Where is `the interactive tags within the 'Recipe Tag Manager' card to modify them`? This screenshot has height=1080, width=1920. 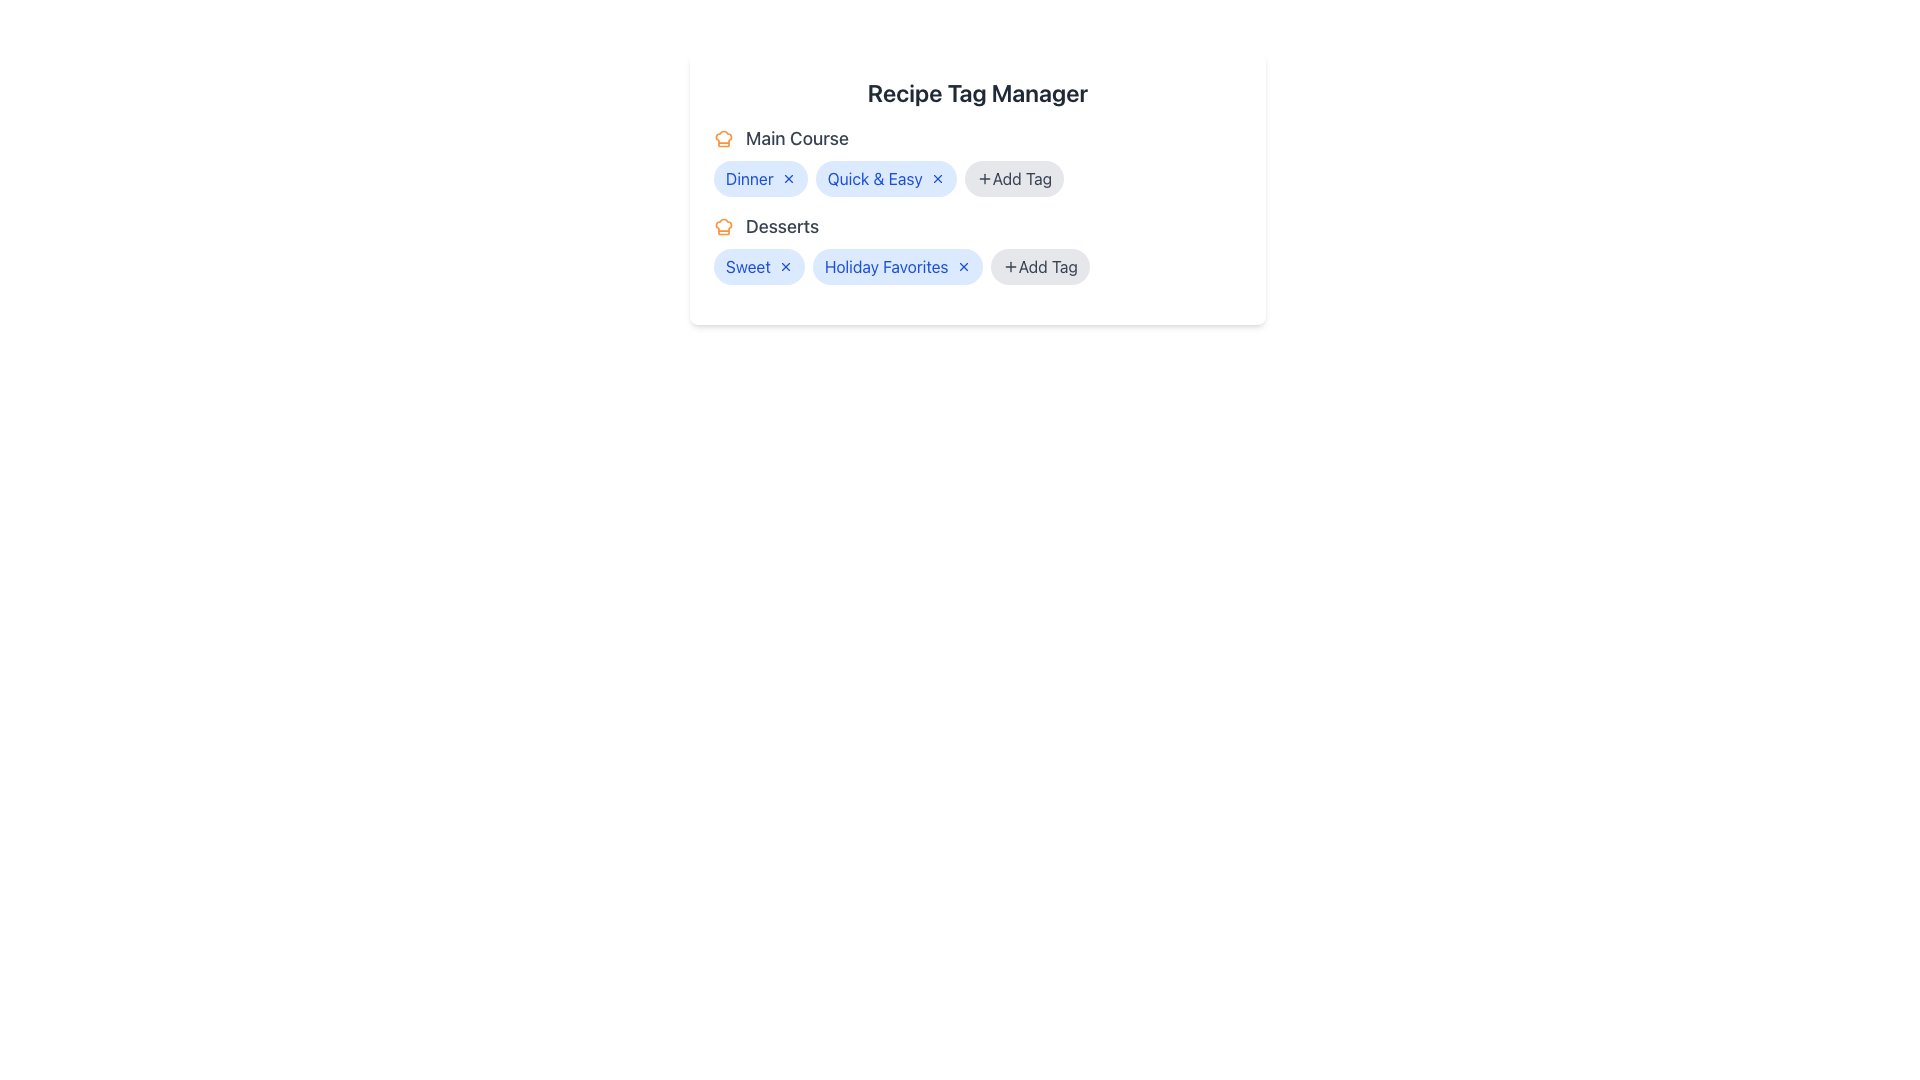 the interactive tags within the 'Recipe Tag Manager' card to modify them is located at coordinates (978, 189).